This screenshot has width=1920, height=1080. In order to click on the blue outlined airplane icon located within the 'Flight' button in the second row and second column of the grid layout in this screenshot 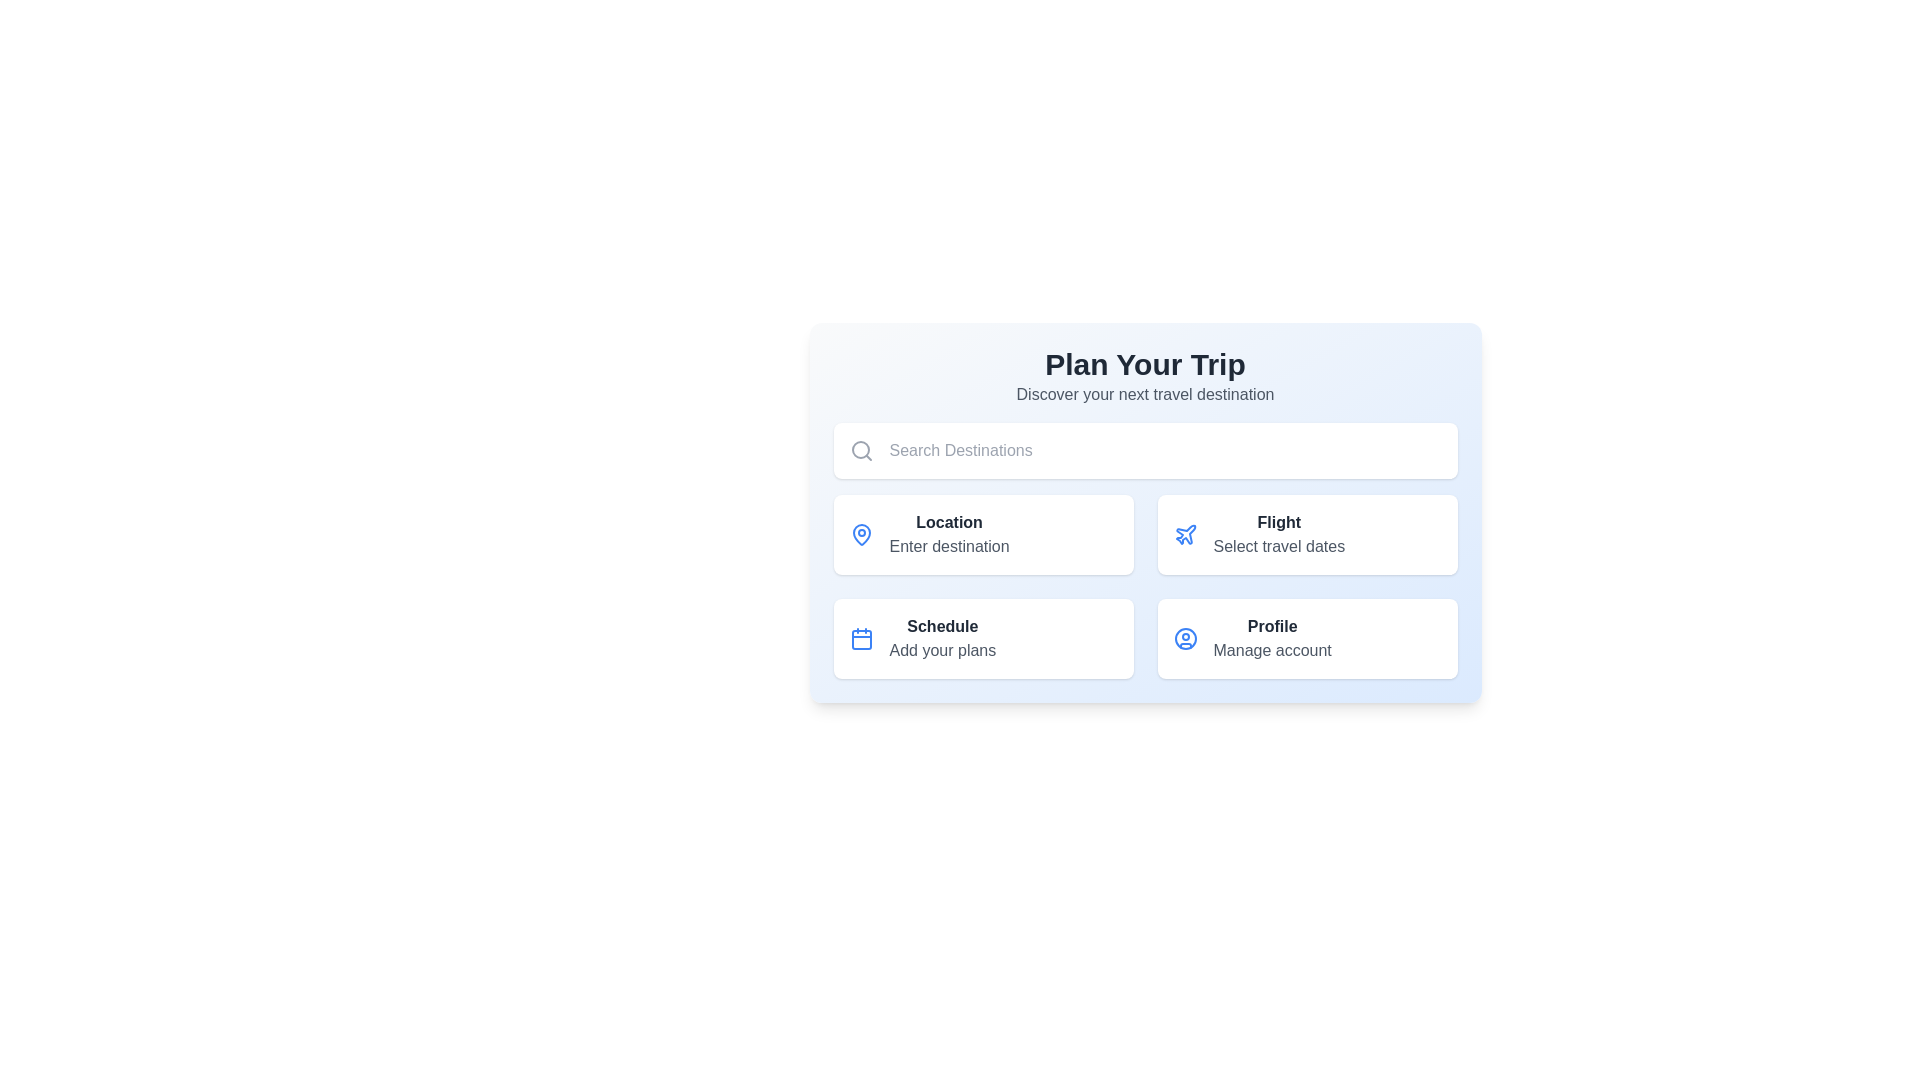, I will do `click(1185, 534)`.